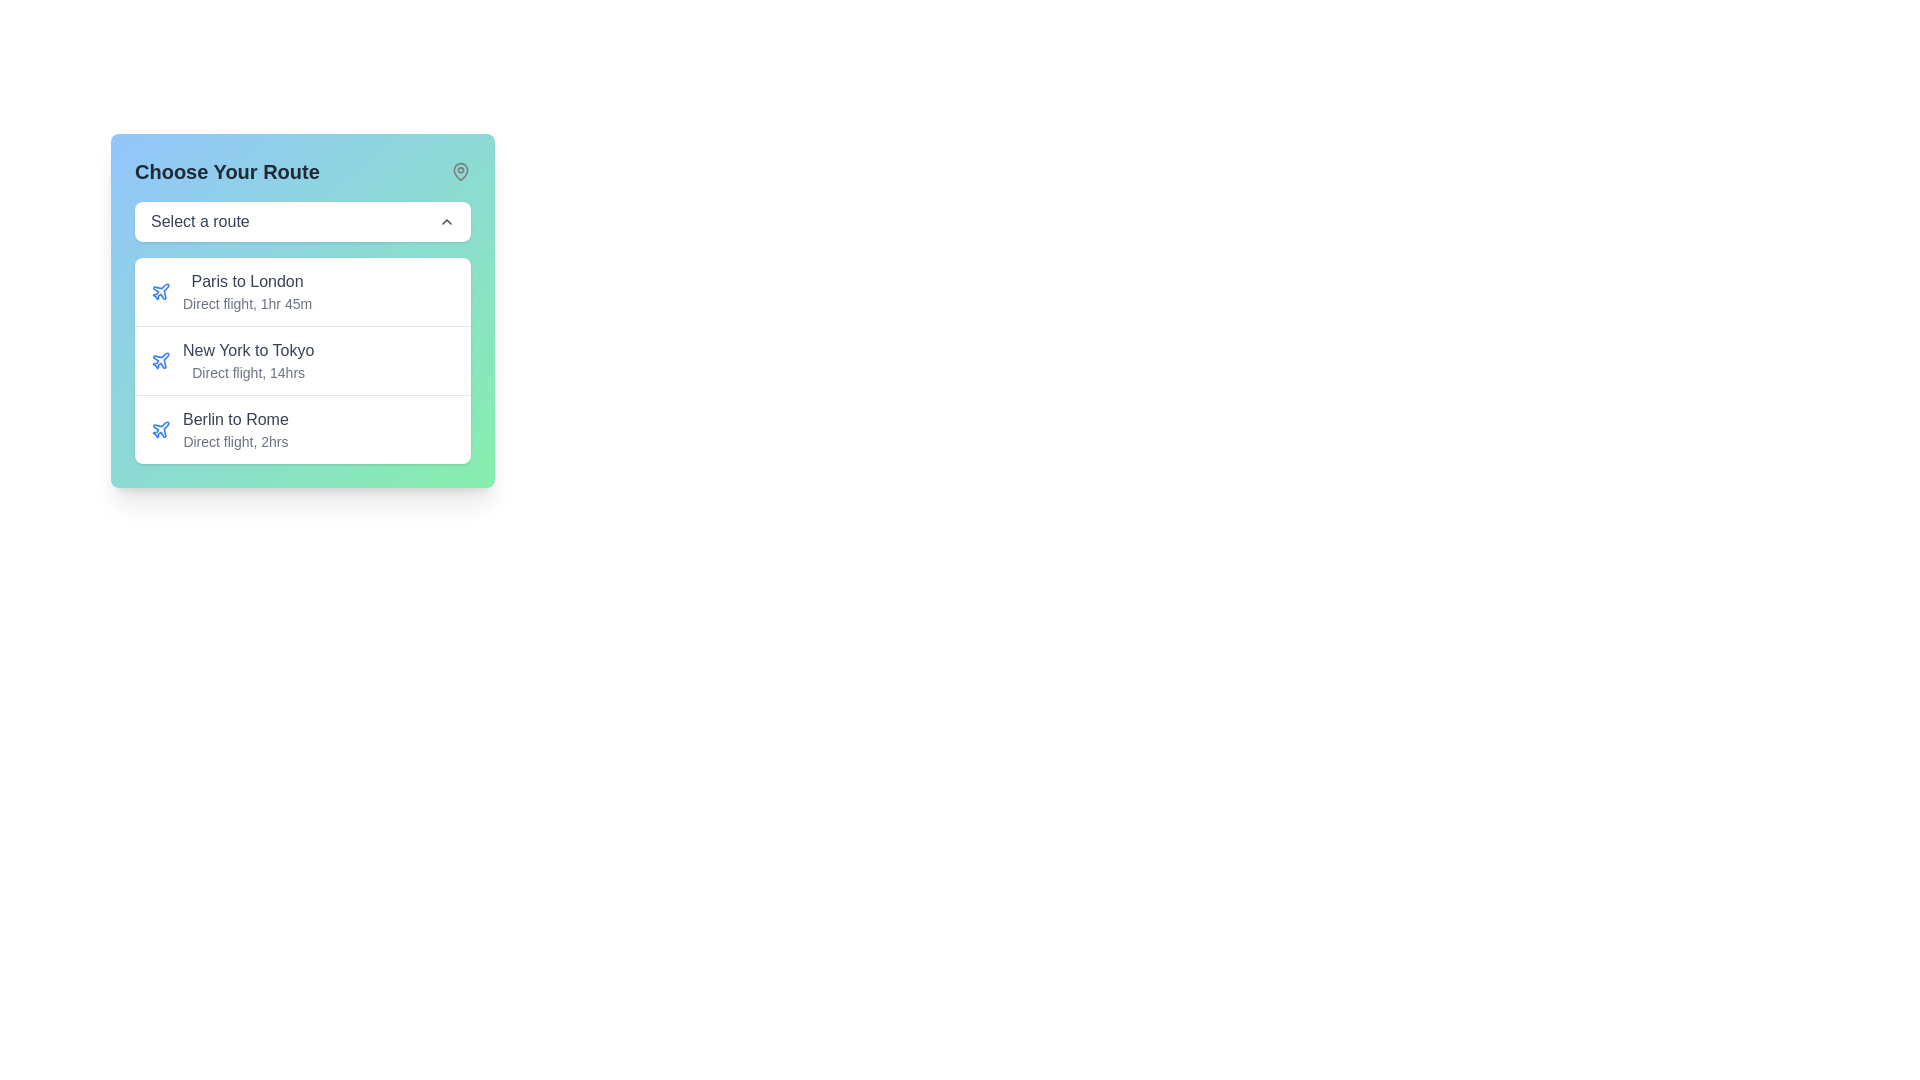 This screenshot has width=1920, height=1080. I want to click on the upward-pointing chevron icon located at the top-right corner of the 'Select a route' input box in the 'Choose Your Route' card, so click(445, 222).